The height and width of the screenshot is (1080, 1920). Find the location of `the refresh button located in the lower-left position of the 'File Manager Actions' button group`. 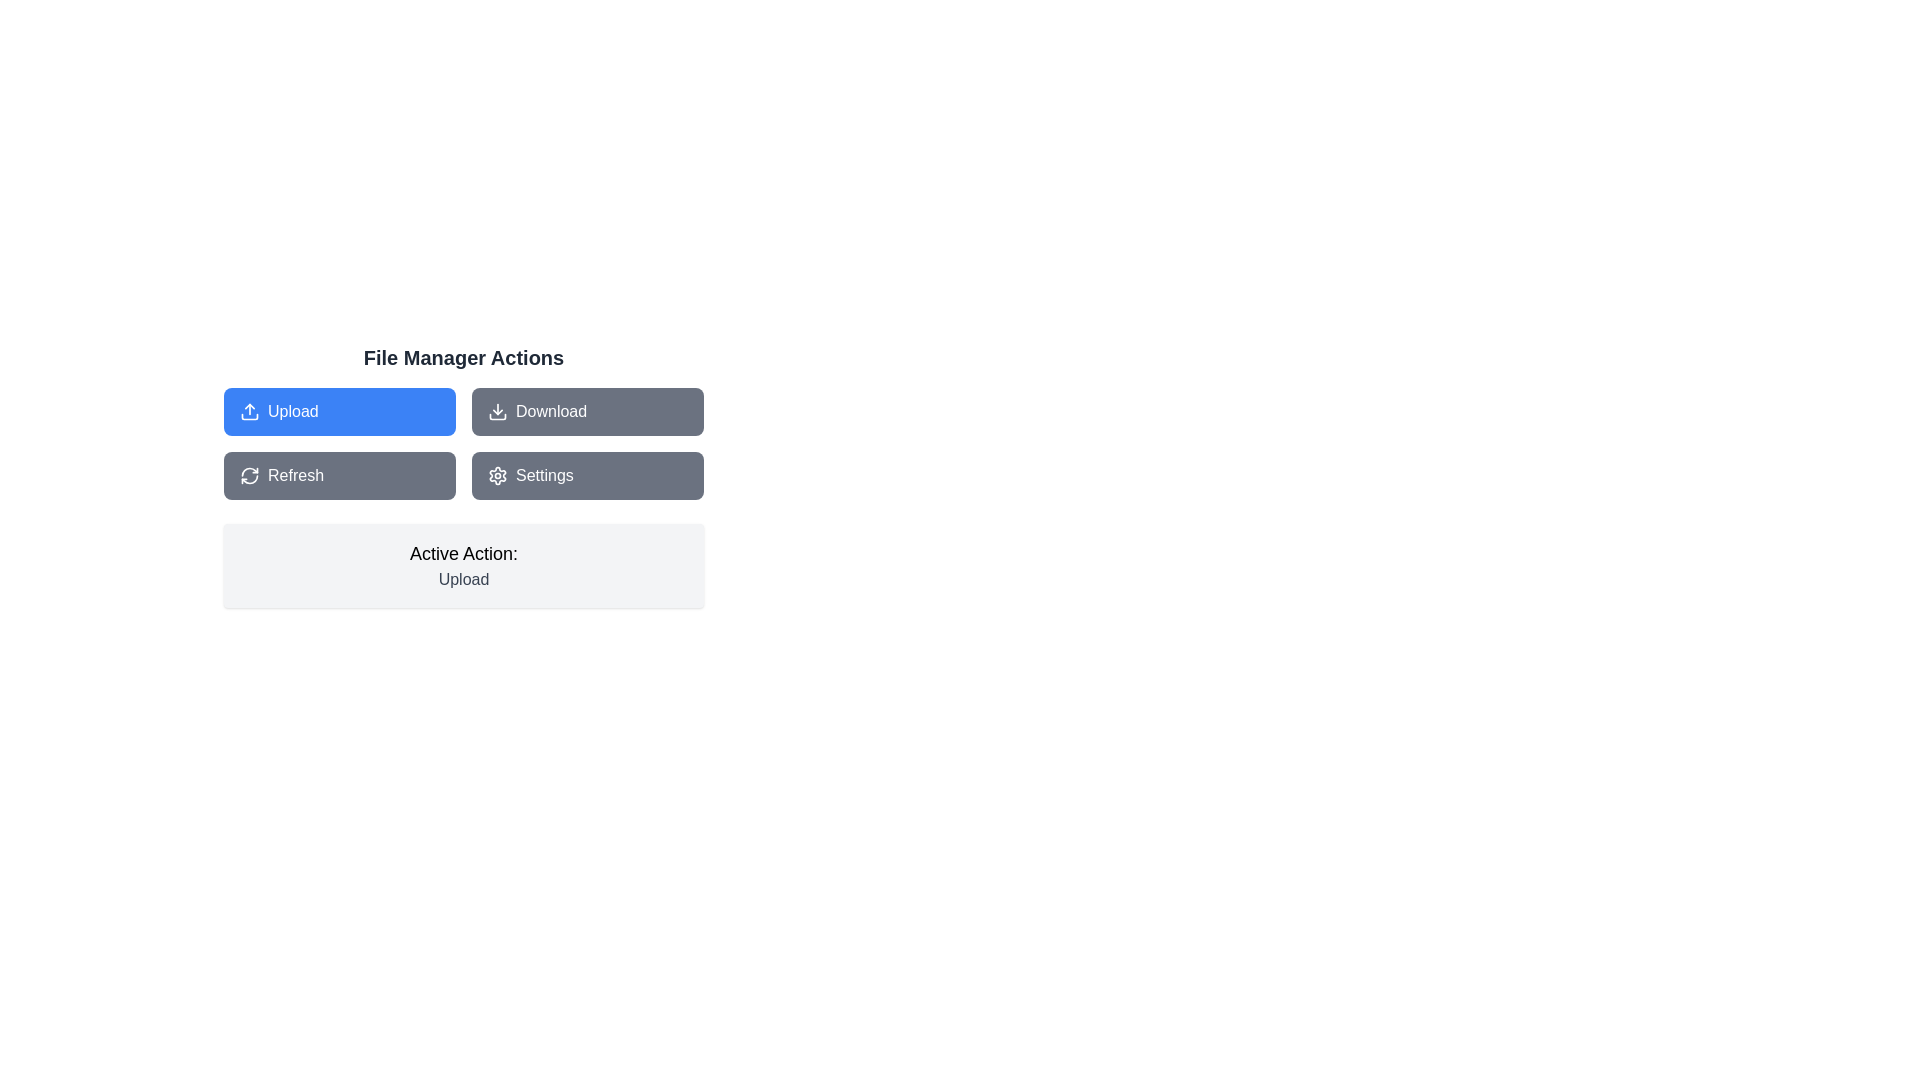

the refresh button located in the lower-left position of the 'File Manager Actions' button group is located at coordinates (340, 475).